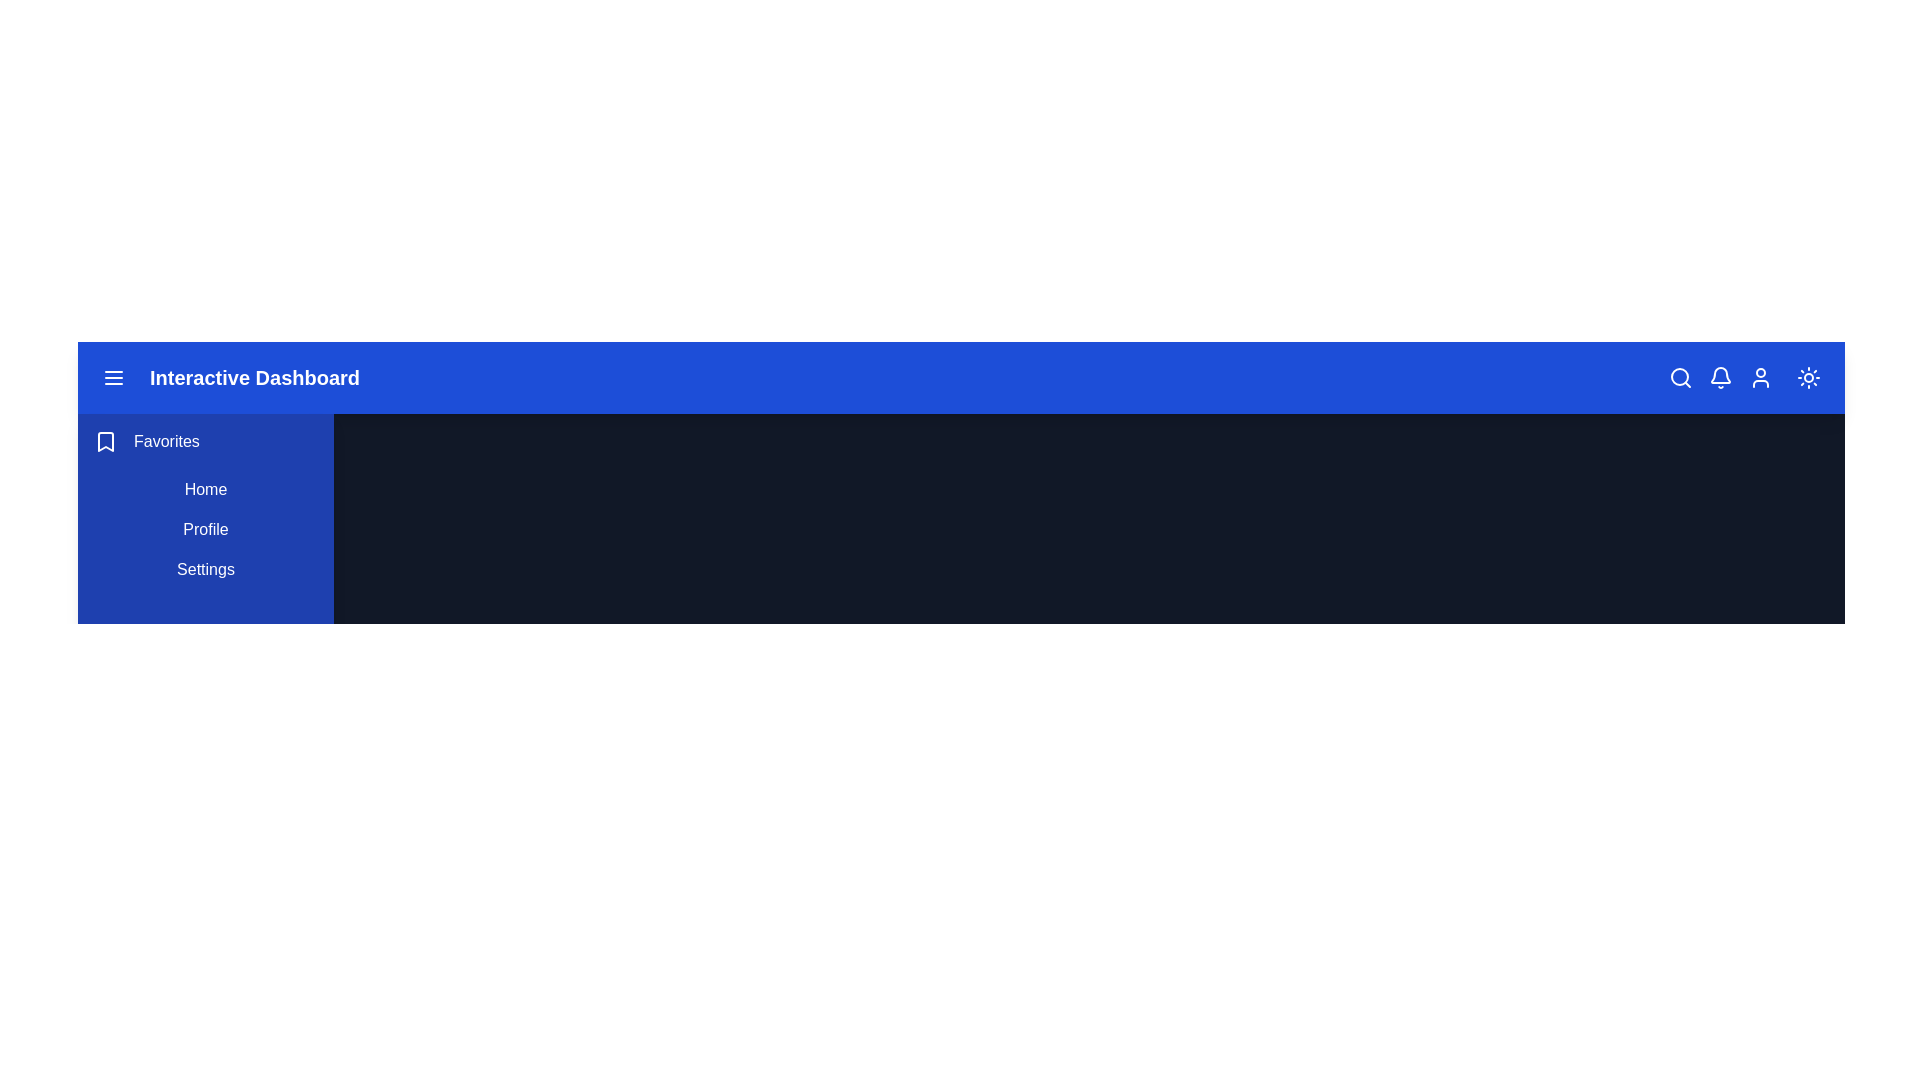  What do you see at coordinates (1809, 378) in the screenshot?
I see `the button with the sun/moon icon to toggle between light and dark mode` at bounding box center [1809, 378].